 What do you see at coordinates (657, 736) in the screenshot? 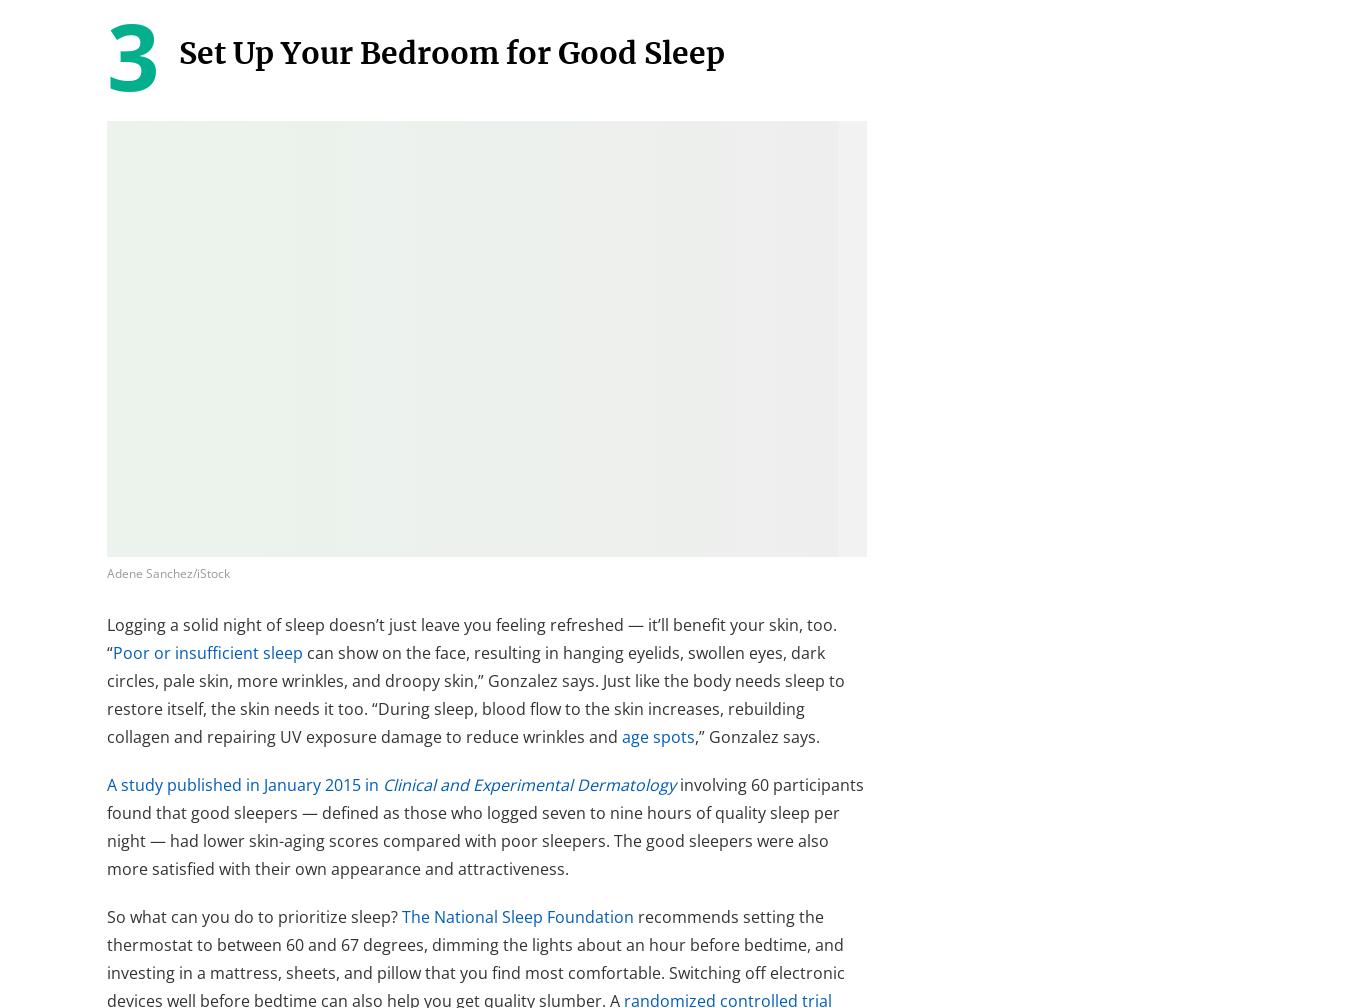
I see `'age spots'` at bounding box center [657, 736].